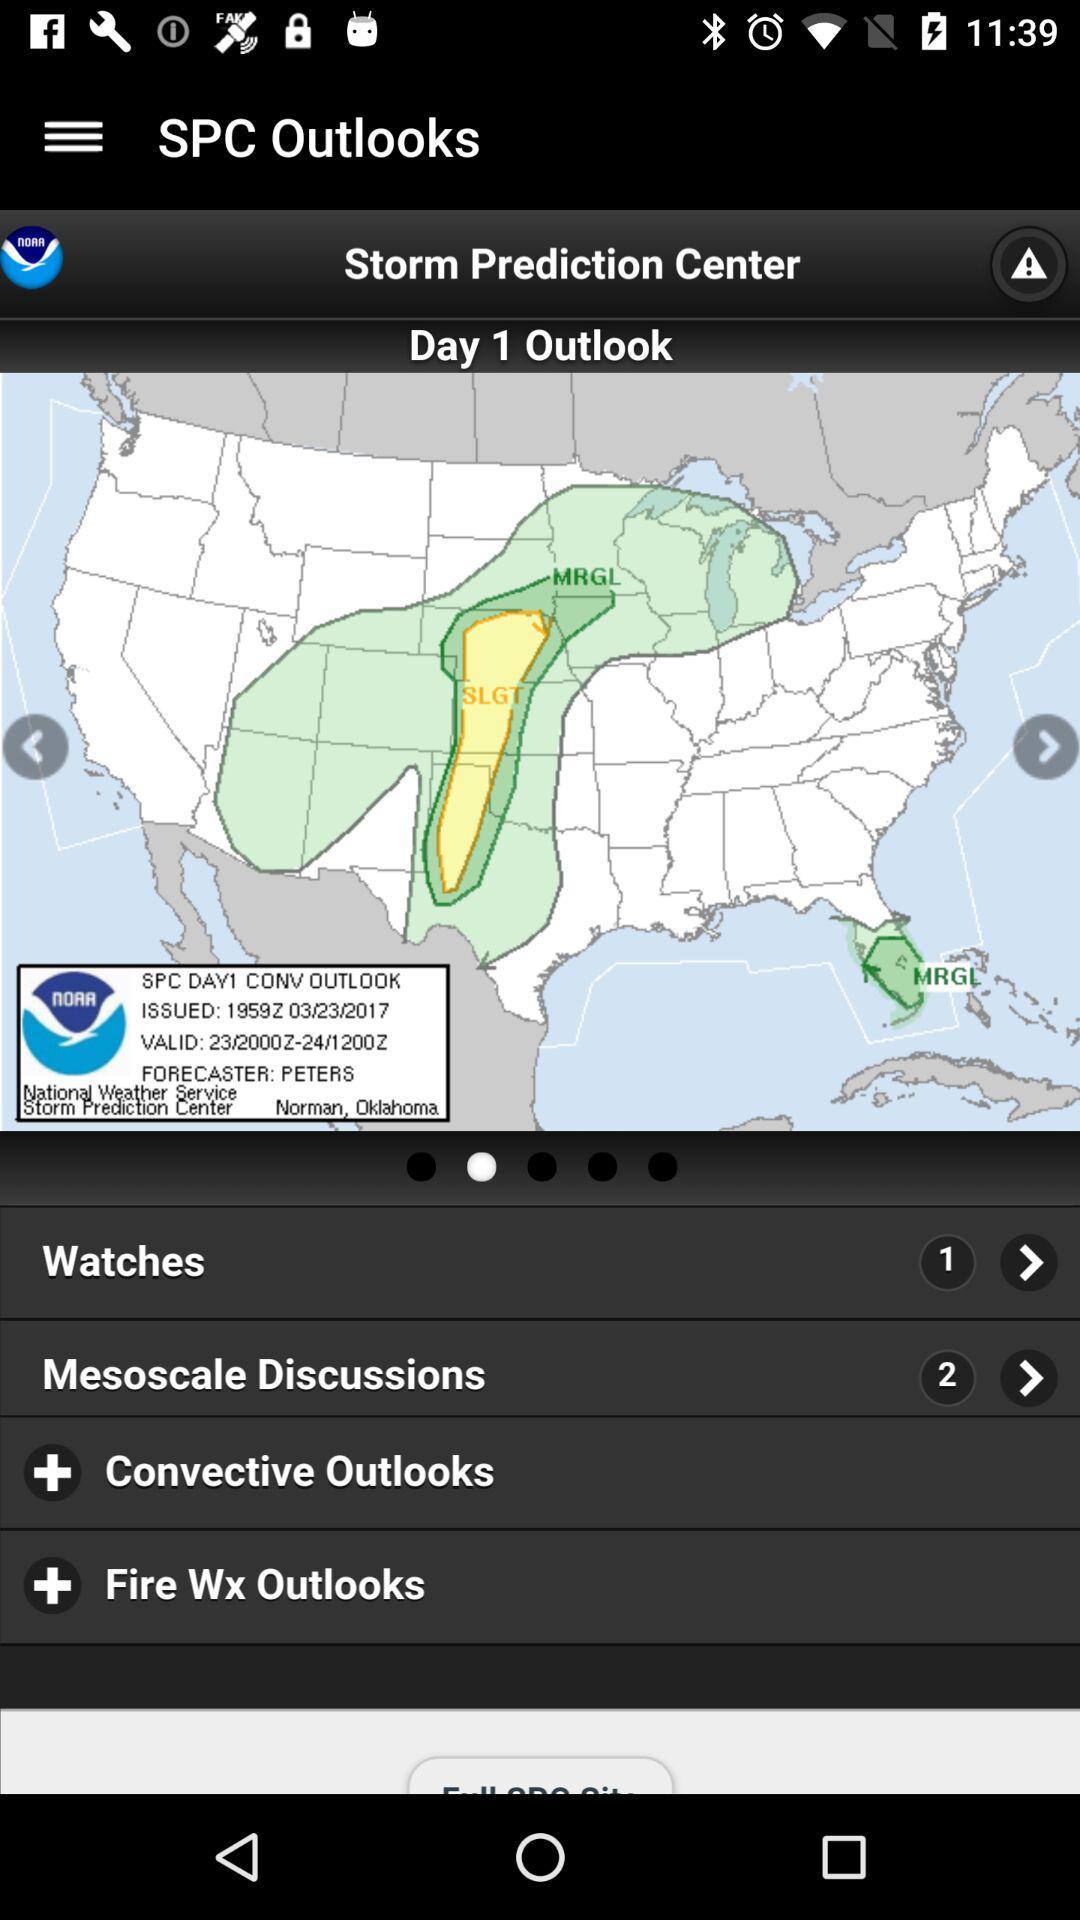  What do you see at coordinates (72, 135) in the screenshot?
I see `the menu icon` at bounding box center [72, 135].